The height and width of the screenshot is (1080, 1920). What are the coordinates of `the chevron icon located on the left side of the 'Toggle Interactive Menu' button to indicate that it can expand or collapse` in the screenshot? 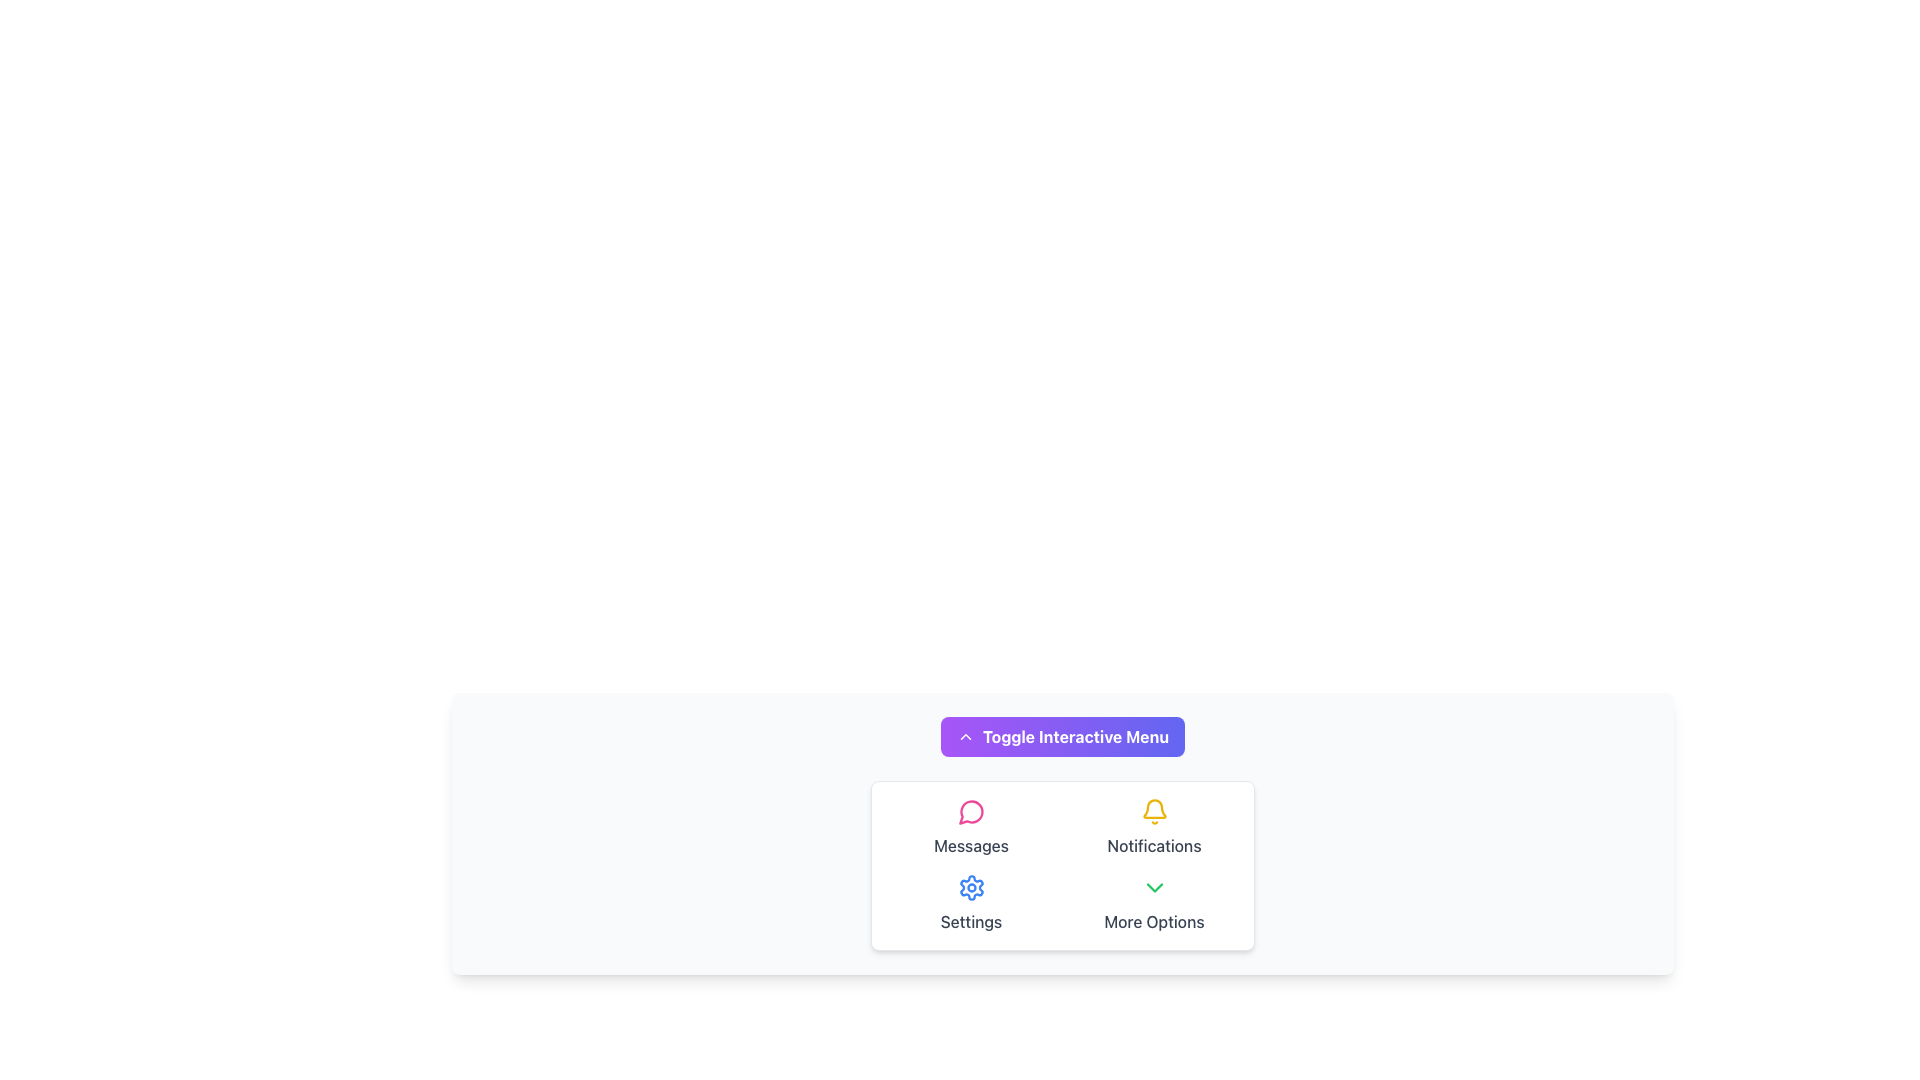 It's located at (965, 736).